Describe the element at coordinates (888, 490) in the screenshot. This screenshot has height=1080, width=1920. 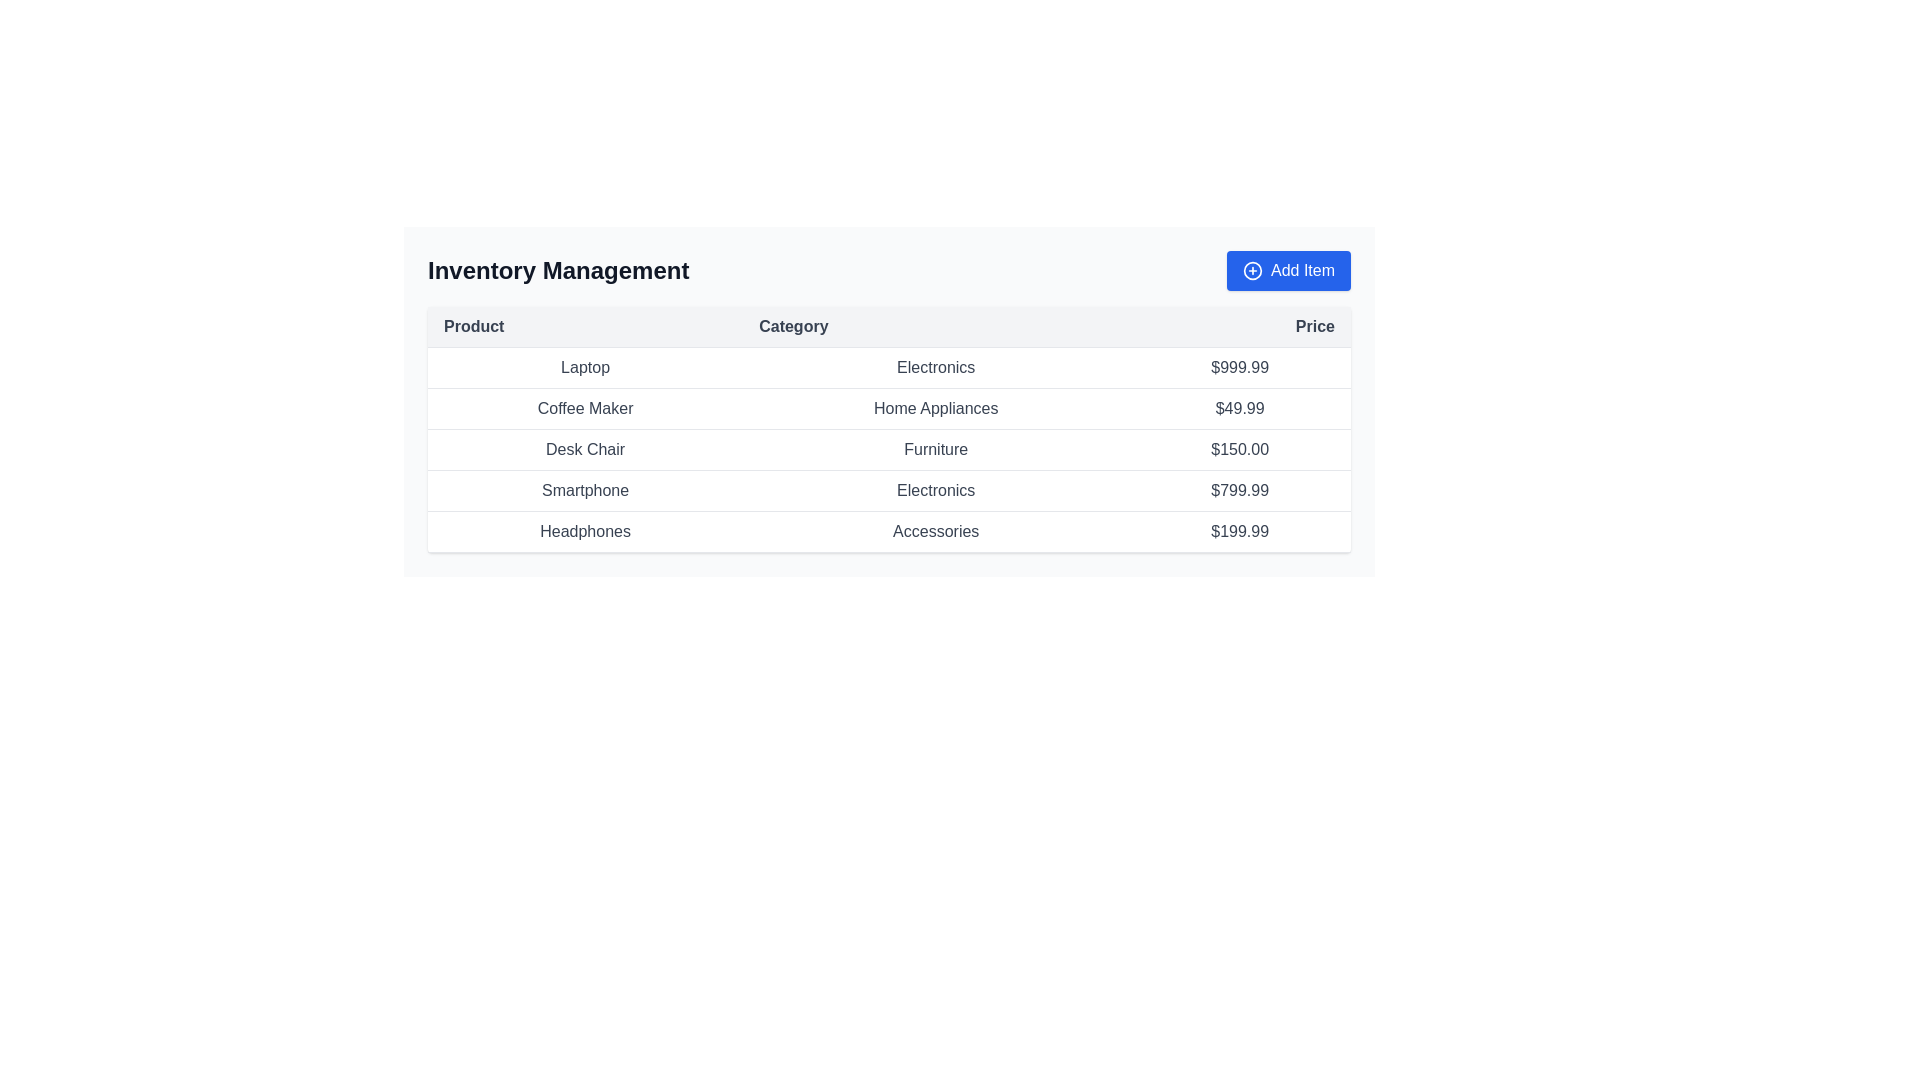
I see `the table row displaying 'Smartphone' under the 'Inventory Management' section, which includes 'Product', 'Category', and 'Price'` at that location.